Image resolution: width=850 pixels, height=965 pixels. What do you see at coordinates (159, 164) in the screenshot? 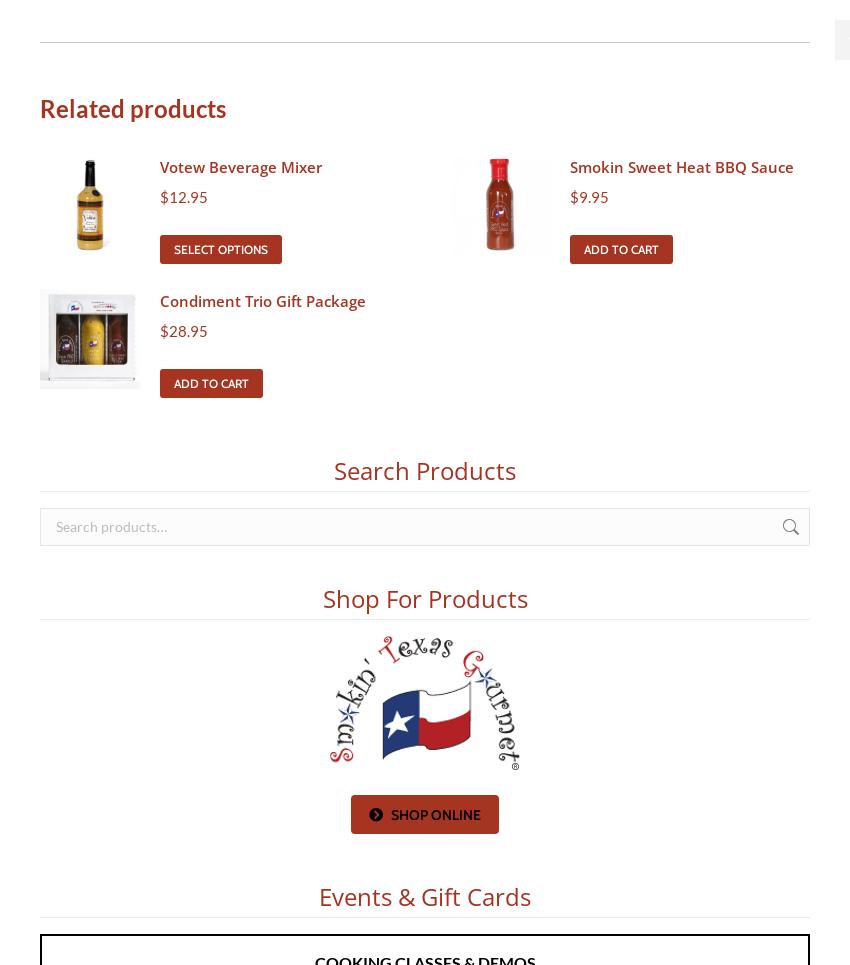
I see `'Votew Beverage Mixer'` at bounding box center [159, 164].